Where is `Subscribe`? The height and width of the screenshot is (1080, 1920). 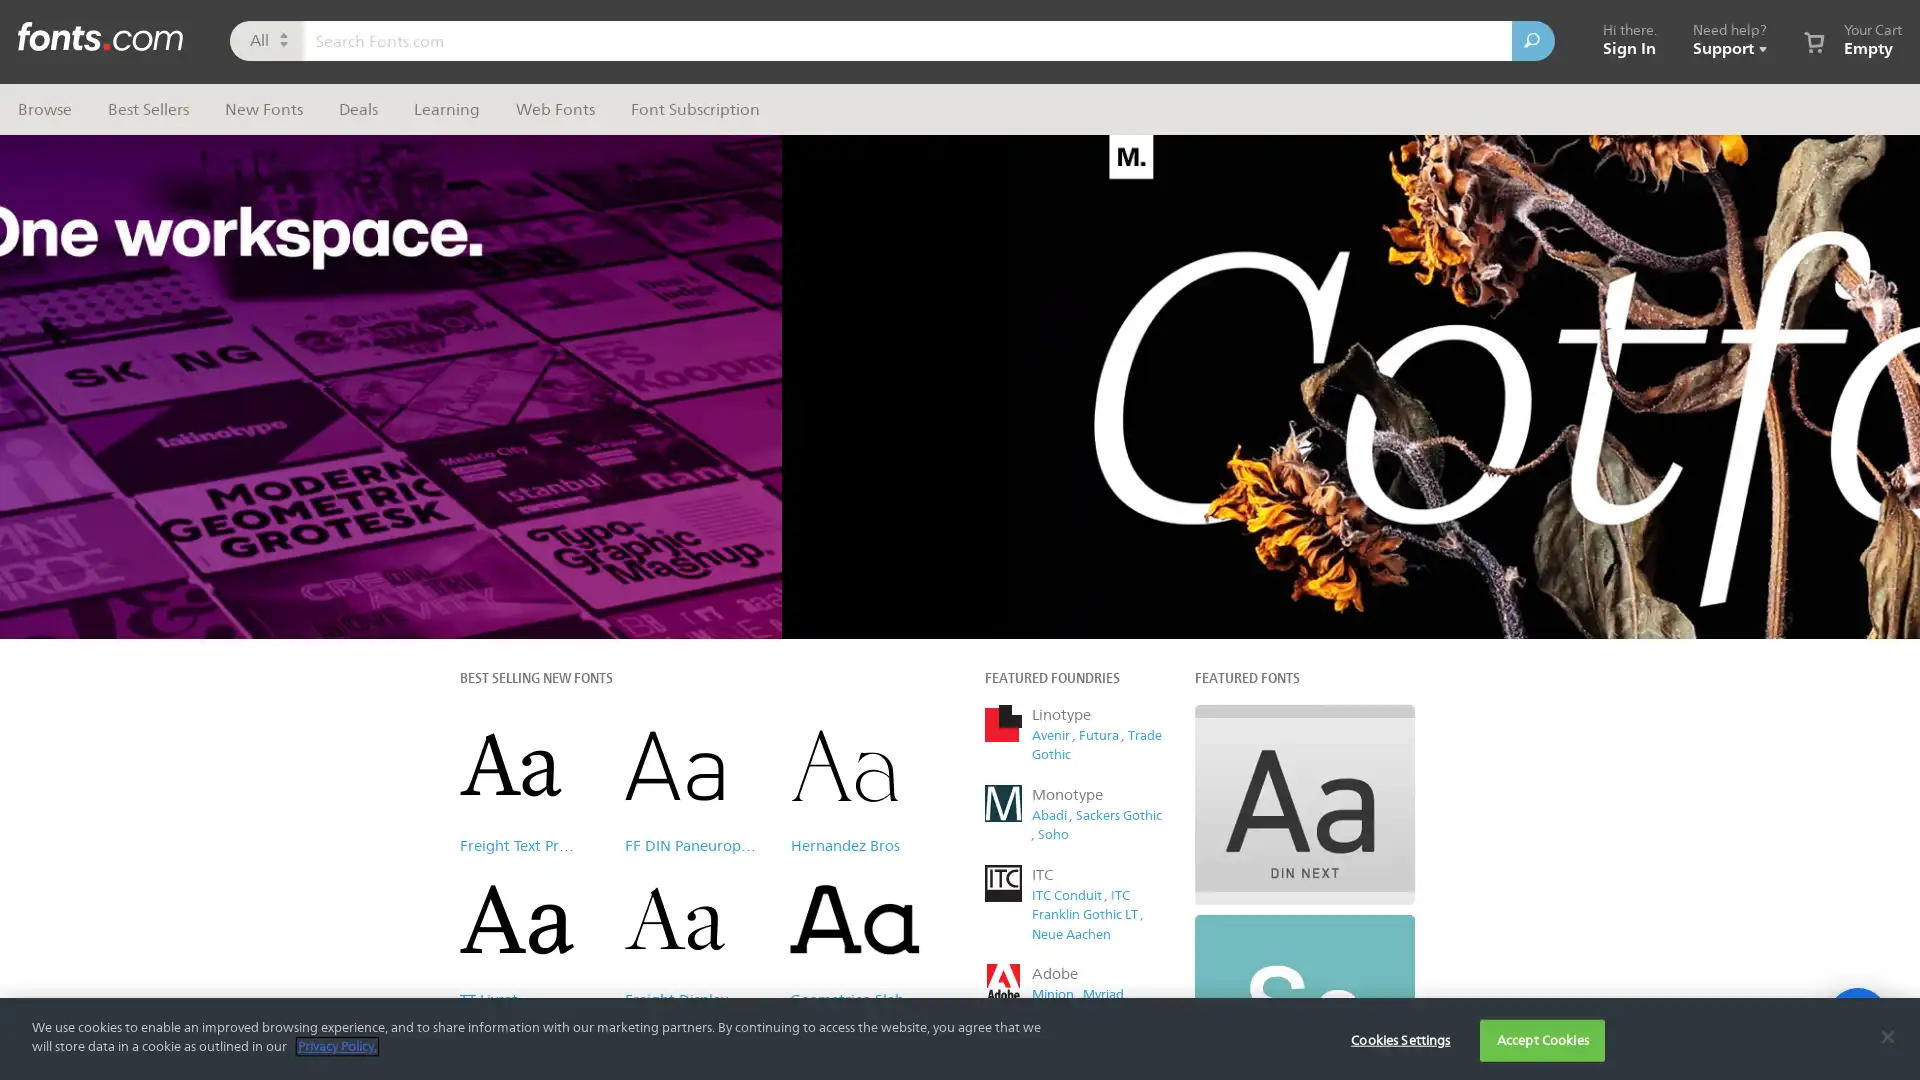 Subscribe is located at coordinates (1159, 515).